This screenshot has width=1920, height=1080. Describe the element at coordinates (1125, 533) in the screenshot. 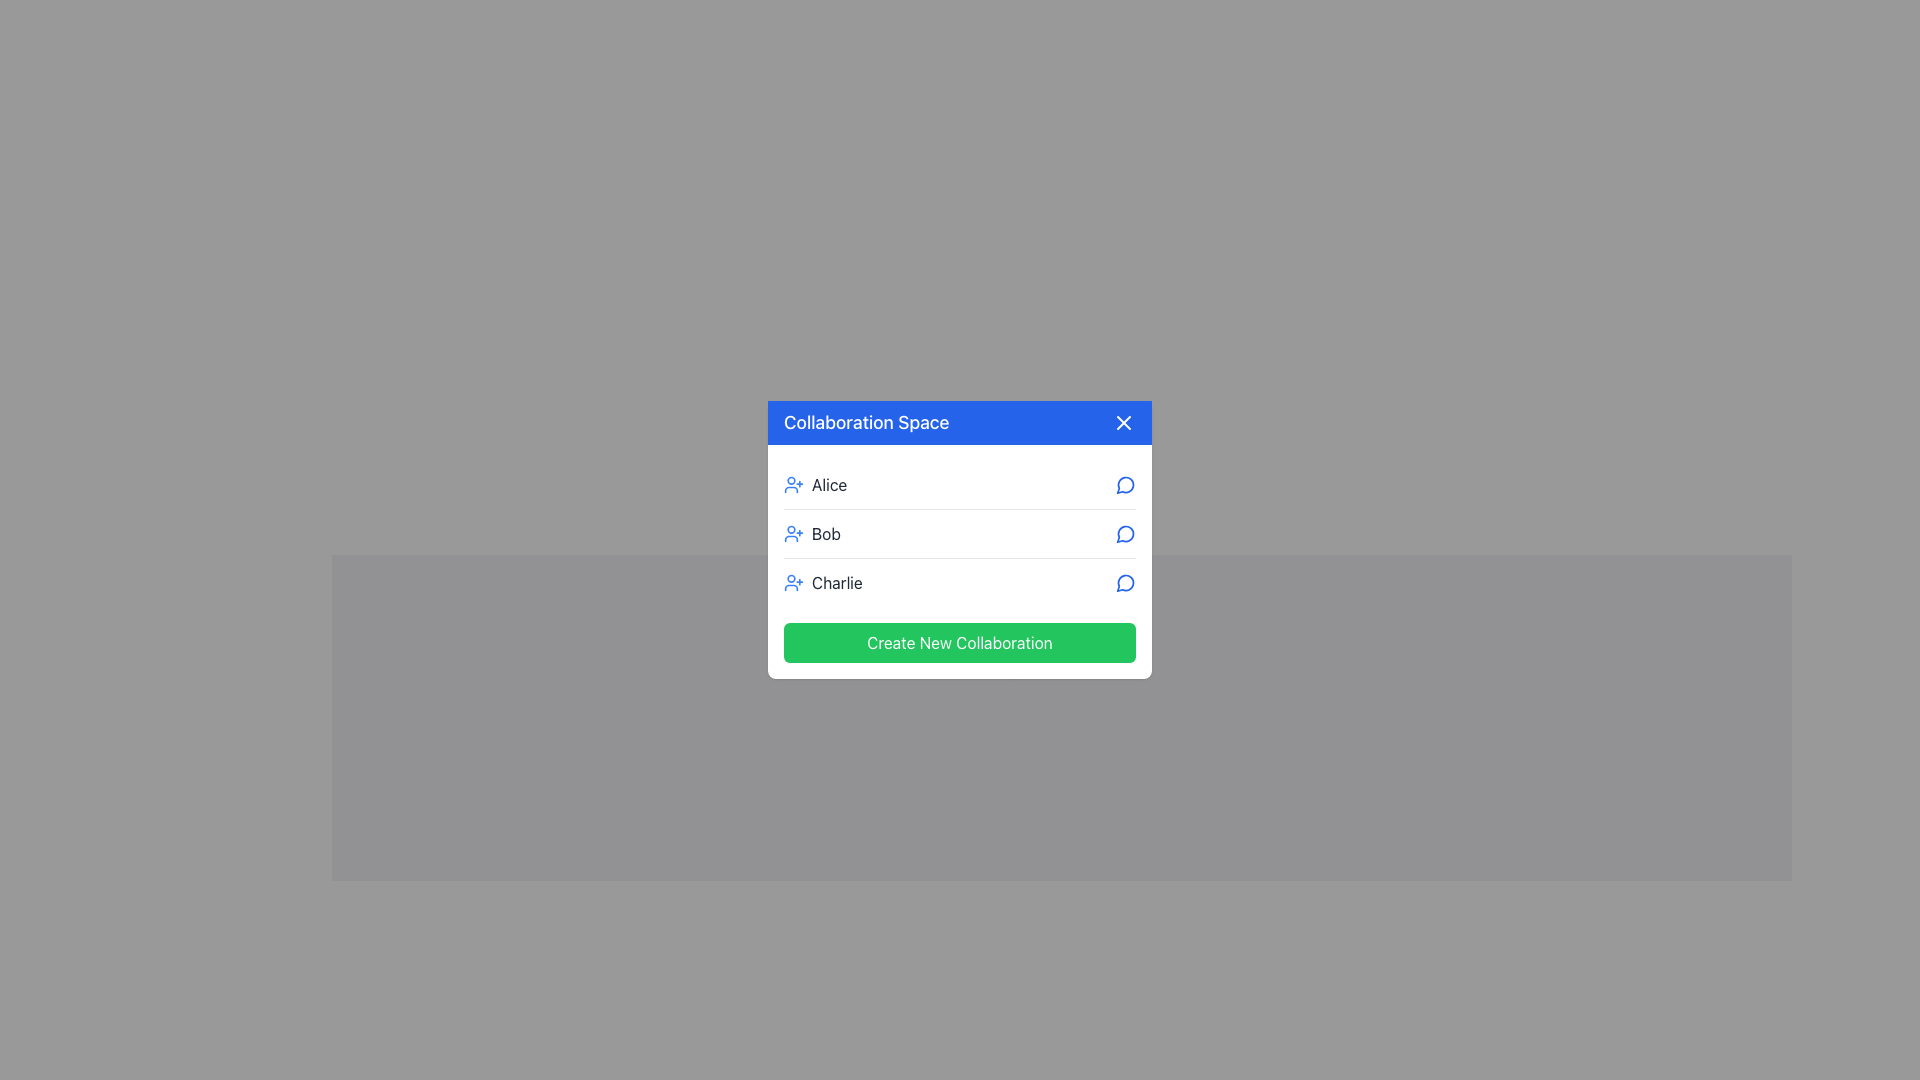

I see `the messaging icon located at the far right of Bob's row in the Collaboration Space` at that location.